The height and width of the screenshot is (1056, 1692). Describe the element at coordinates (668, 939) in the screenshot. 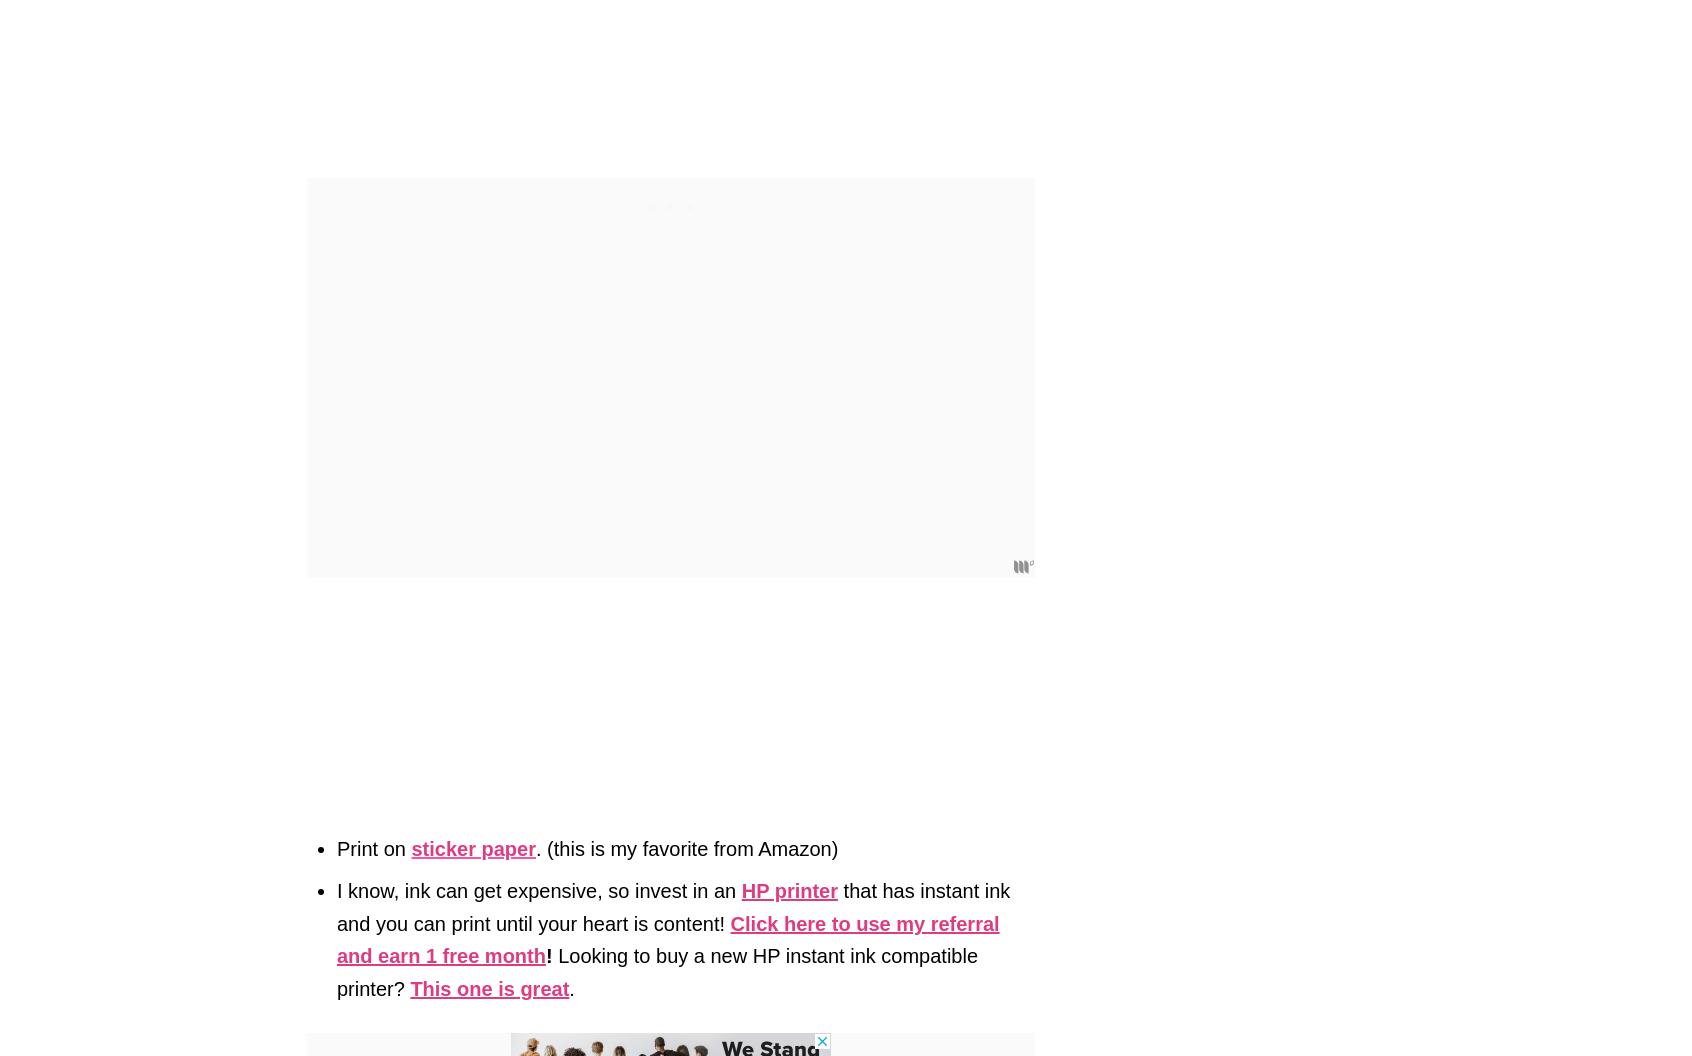

I see `'Click here to use my referral and earn 1 free month'` at that location.